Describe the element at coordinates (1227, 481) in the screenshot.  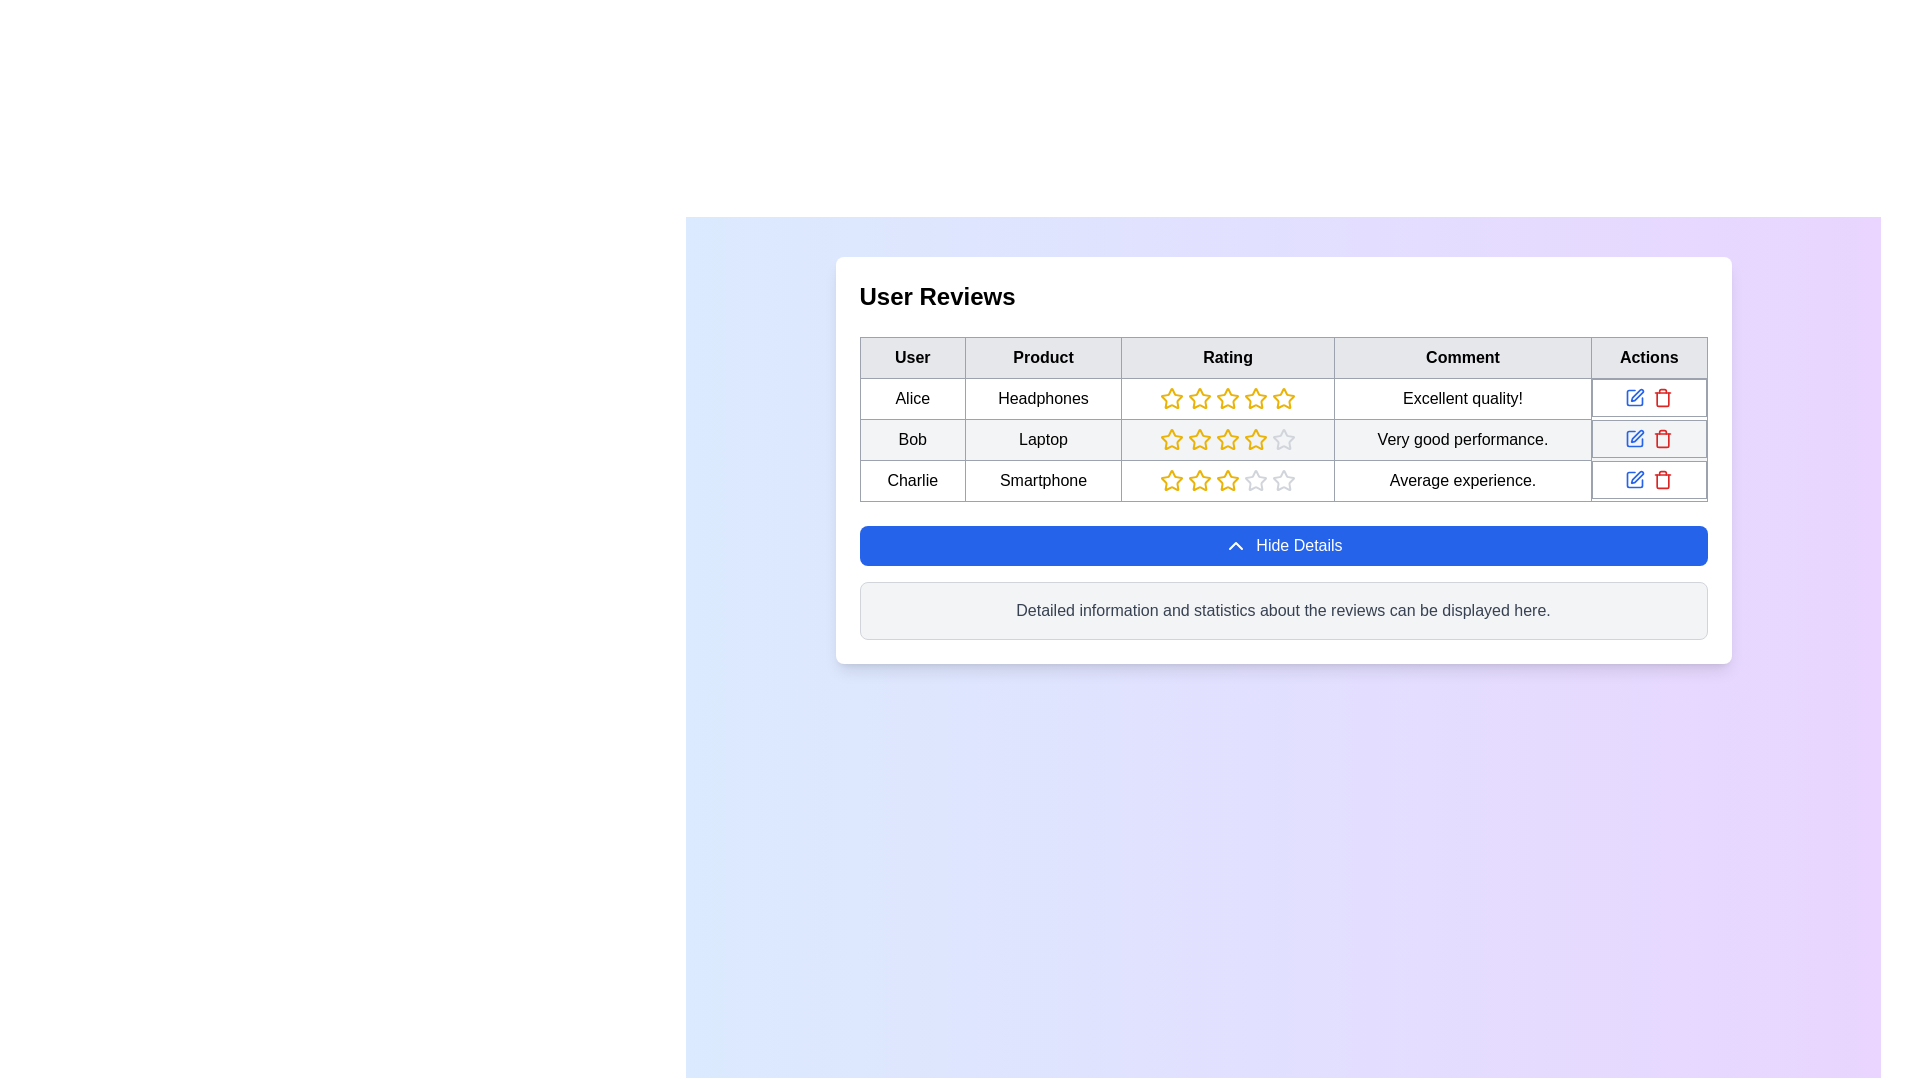
I see `the fifth star icon in the rating row of the 'Charlie' entry` at that location.